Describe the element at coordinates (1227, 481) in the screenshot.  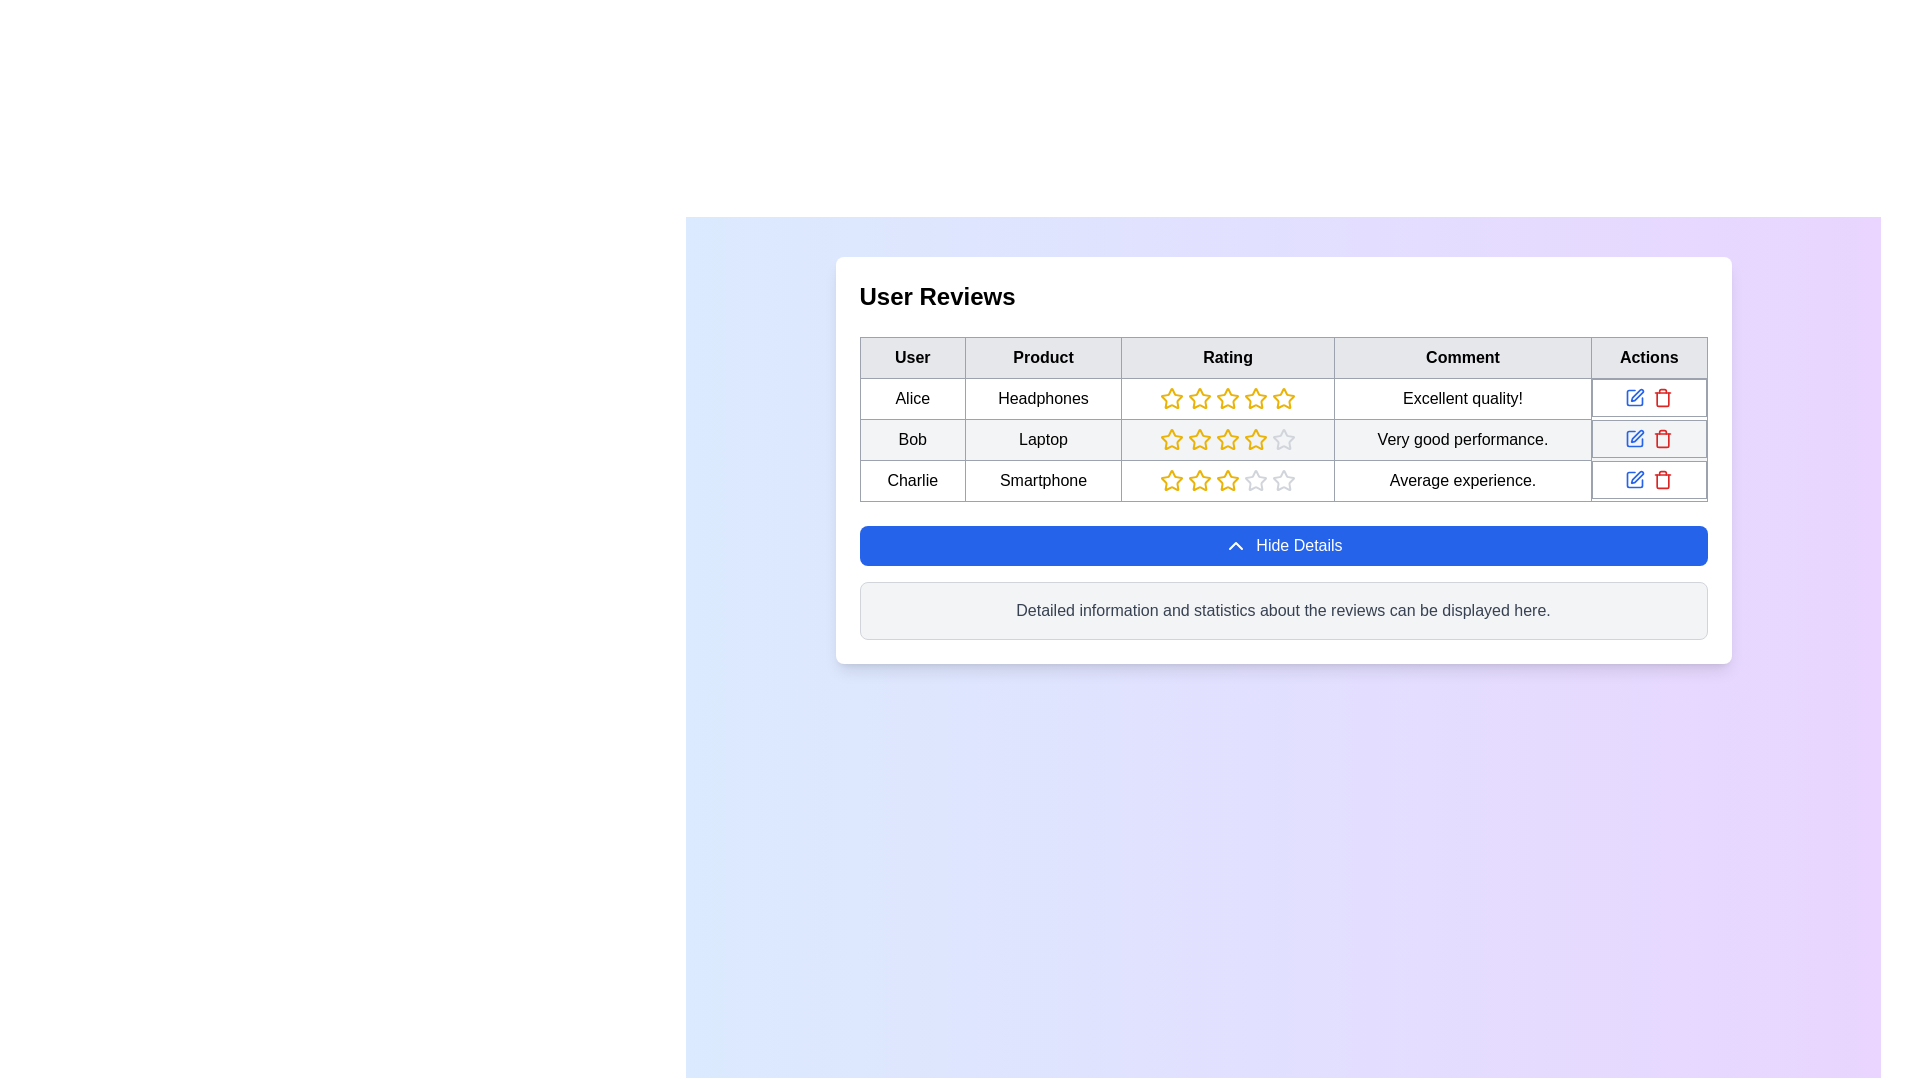
I see `the fifth star icon in the rating row of the 'Charlie' entry` at that location.